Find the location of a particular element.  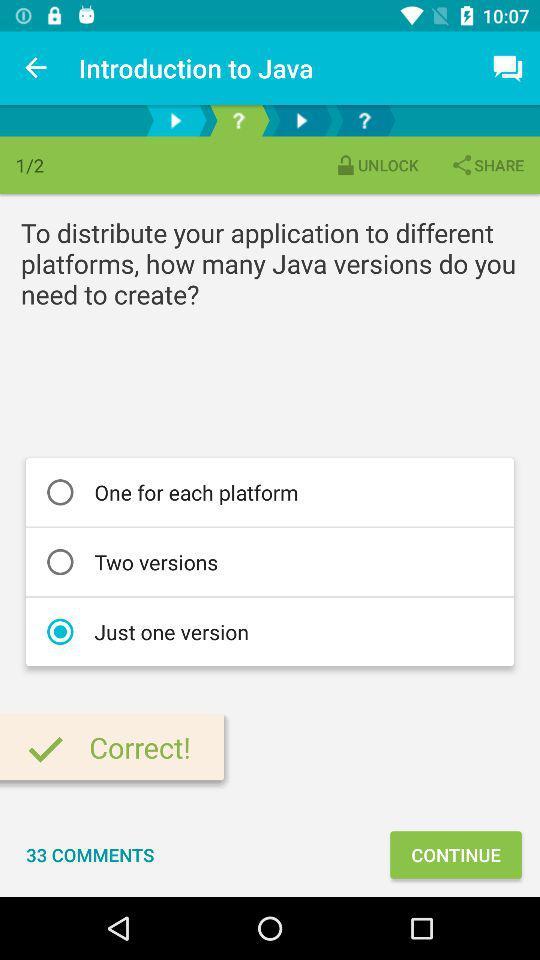

option is located at coordinates (300, 120).